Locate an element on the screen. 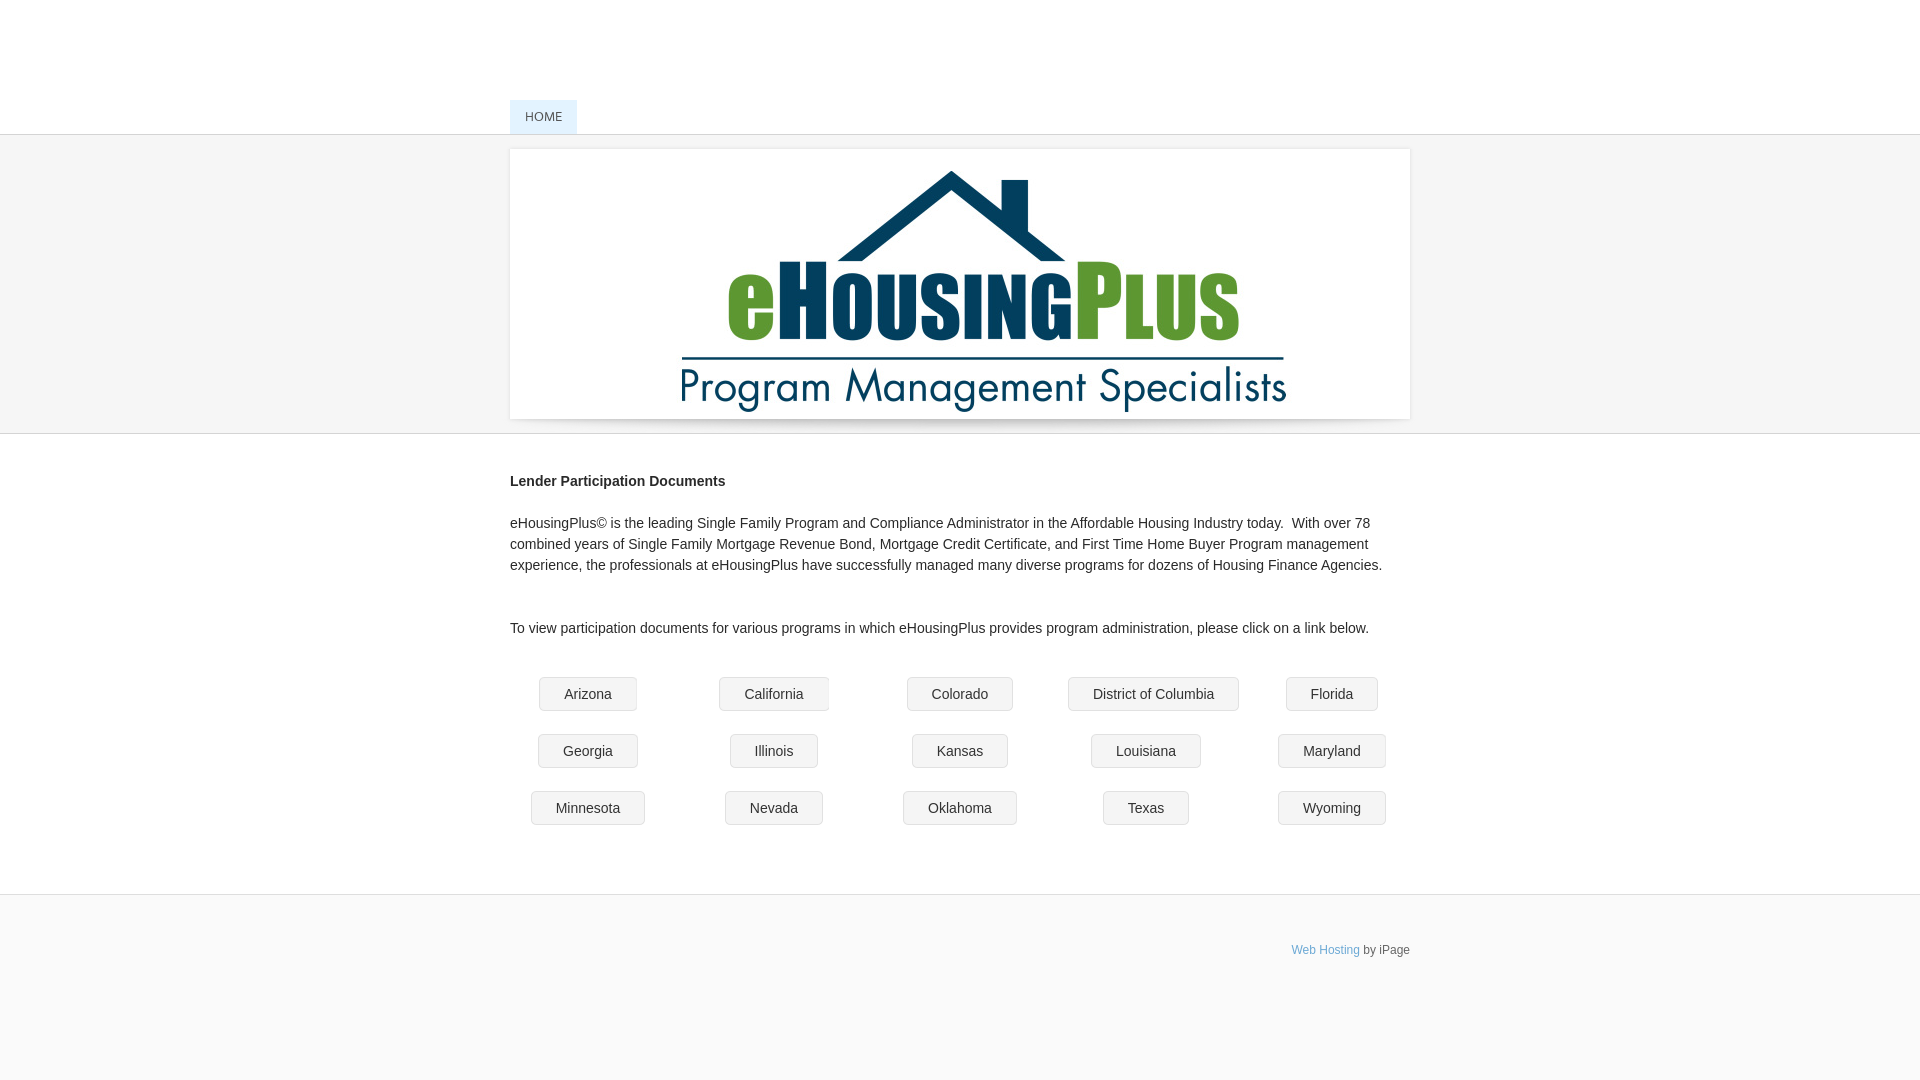 The image size is (1920, 1080). 'Illinois' is located at coordinates (728, 751).